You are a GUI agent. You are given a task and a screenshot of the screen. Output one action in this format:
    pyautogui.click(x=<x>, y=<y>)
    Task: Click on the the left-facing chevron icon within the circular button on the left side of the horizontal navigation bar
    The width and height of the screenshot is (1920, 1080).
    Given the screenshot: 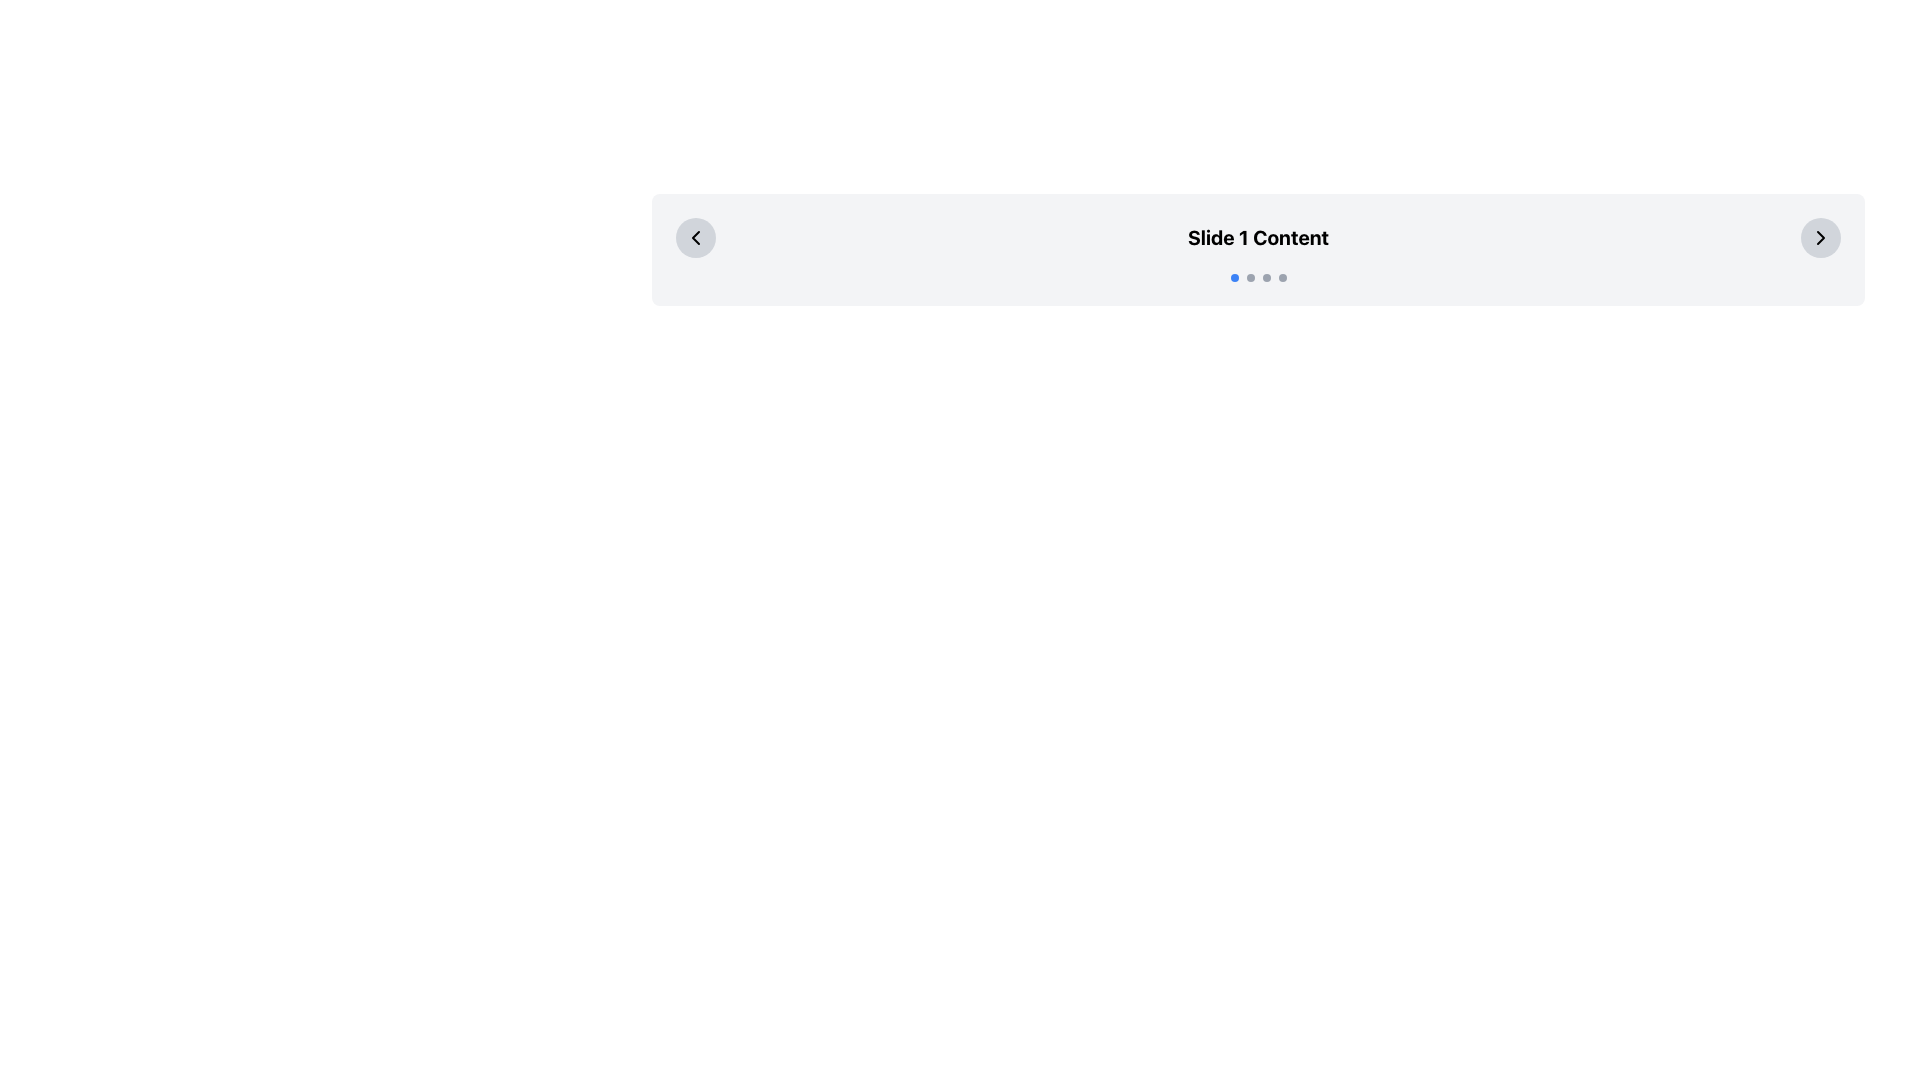 What is the action you would take?
    pyautogui.click(x=696, y=237)
    